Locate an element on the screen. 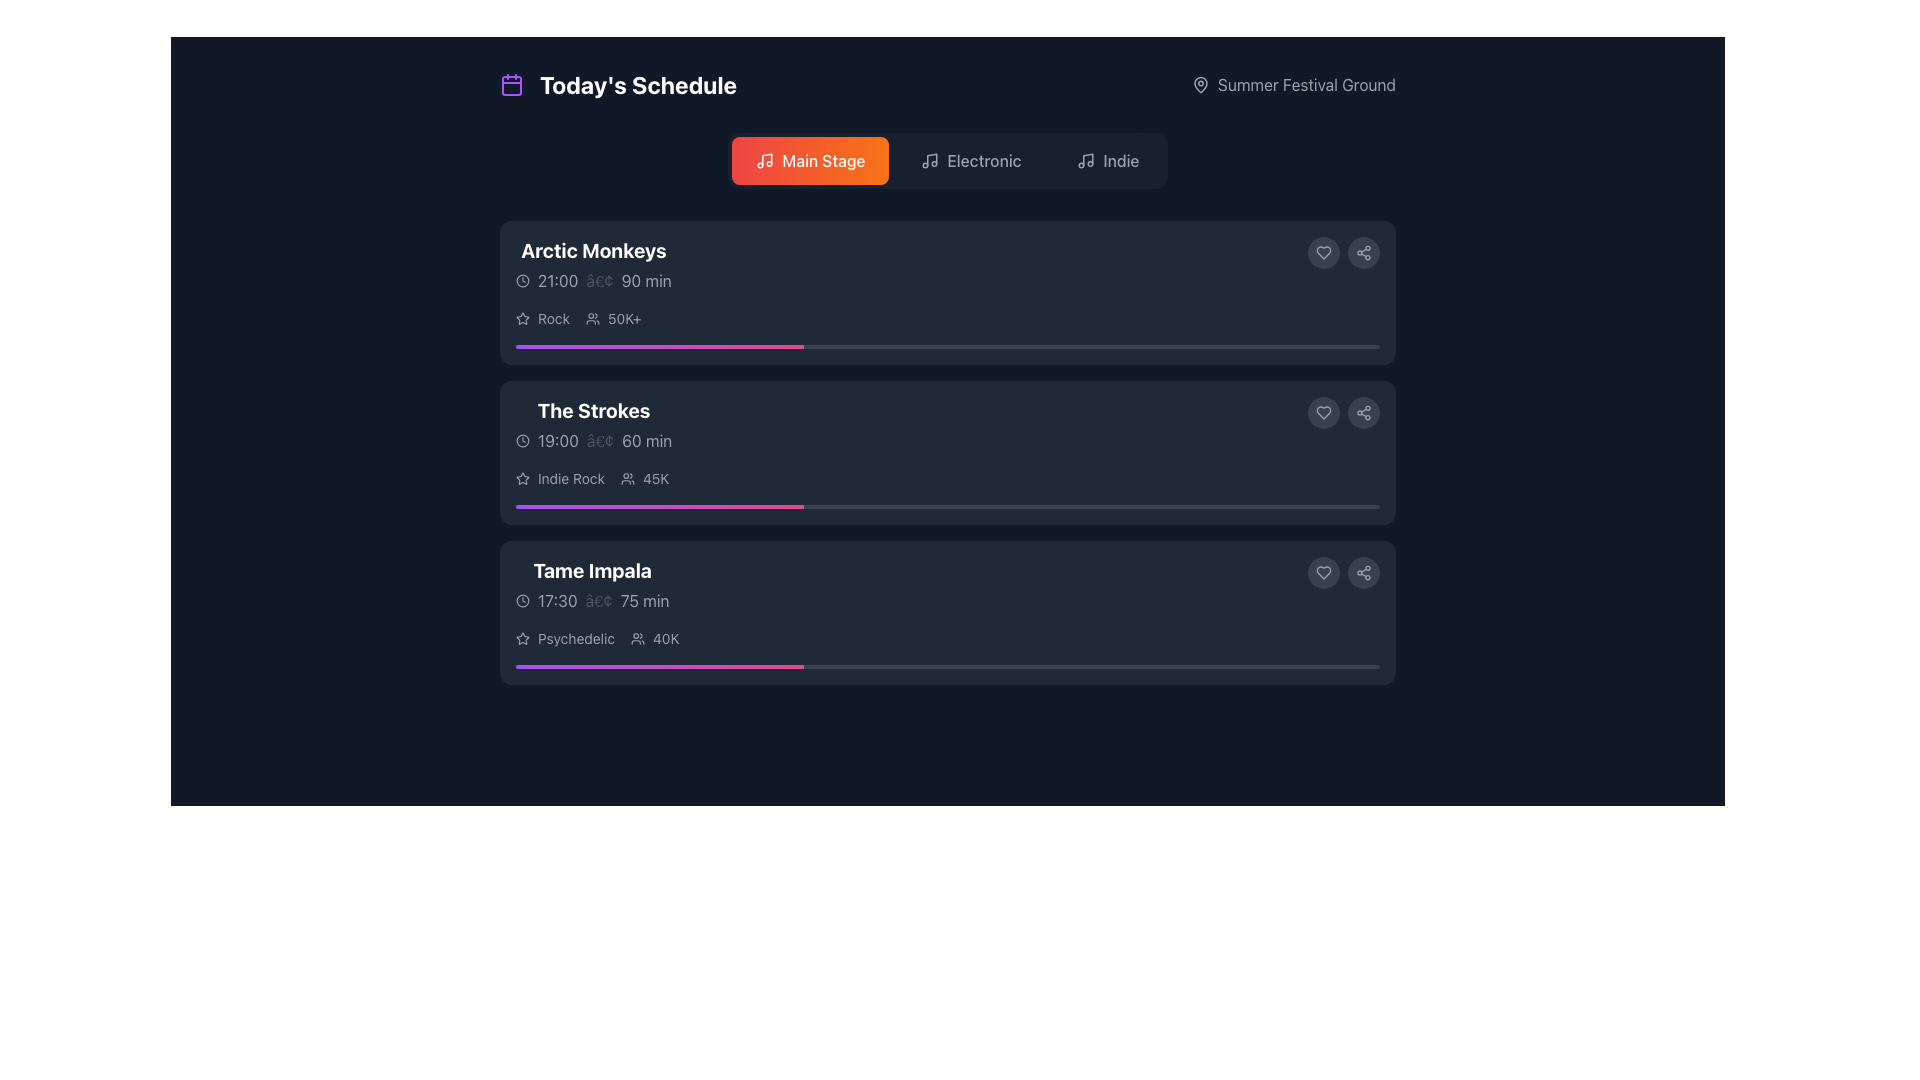 The width and height of the screenshot is (1920, 1080). keyboard navigation is located at coordinates (1324, 252).